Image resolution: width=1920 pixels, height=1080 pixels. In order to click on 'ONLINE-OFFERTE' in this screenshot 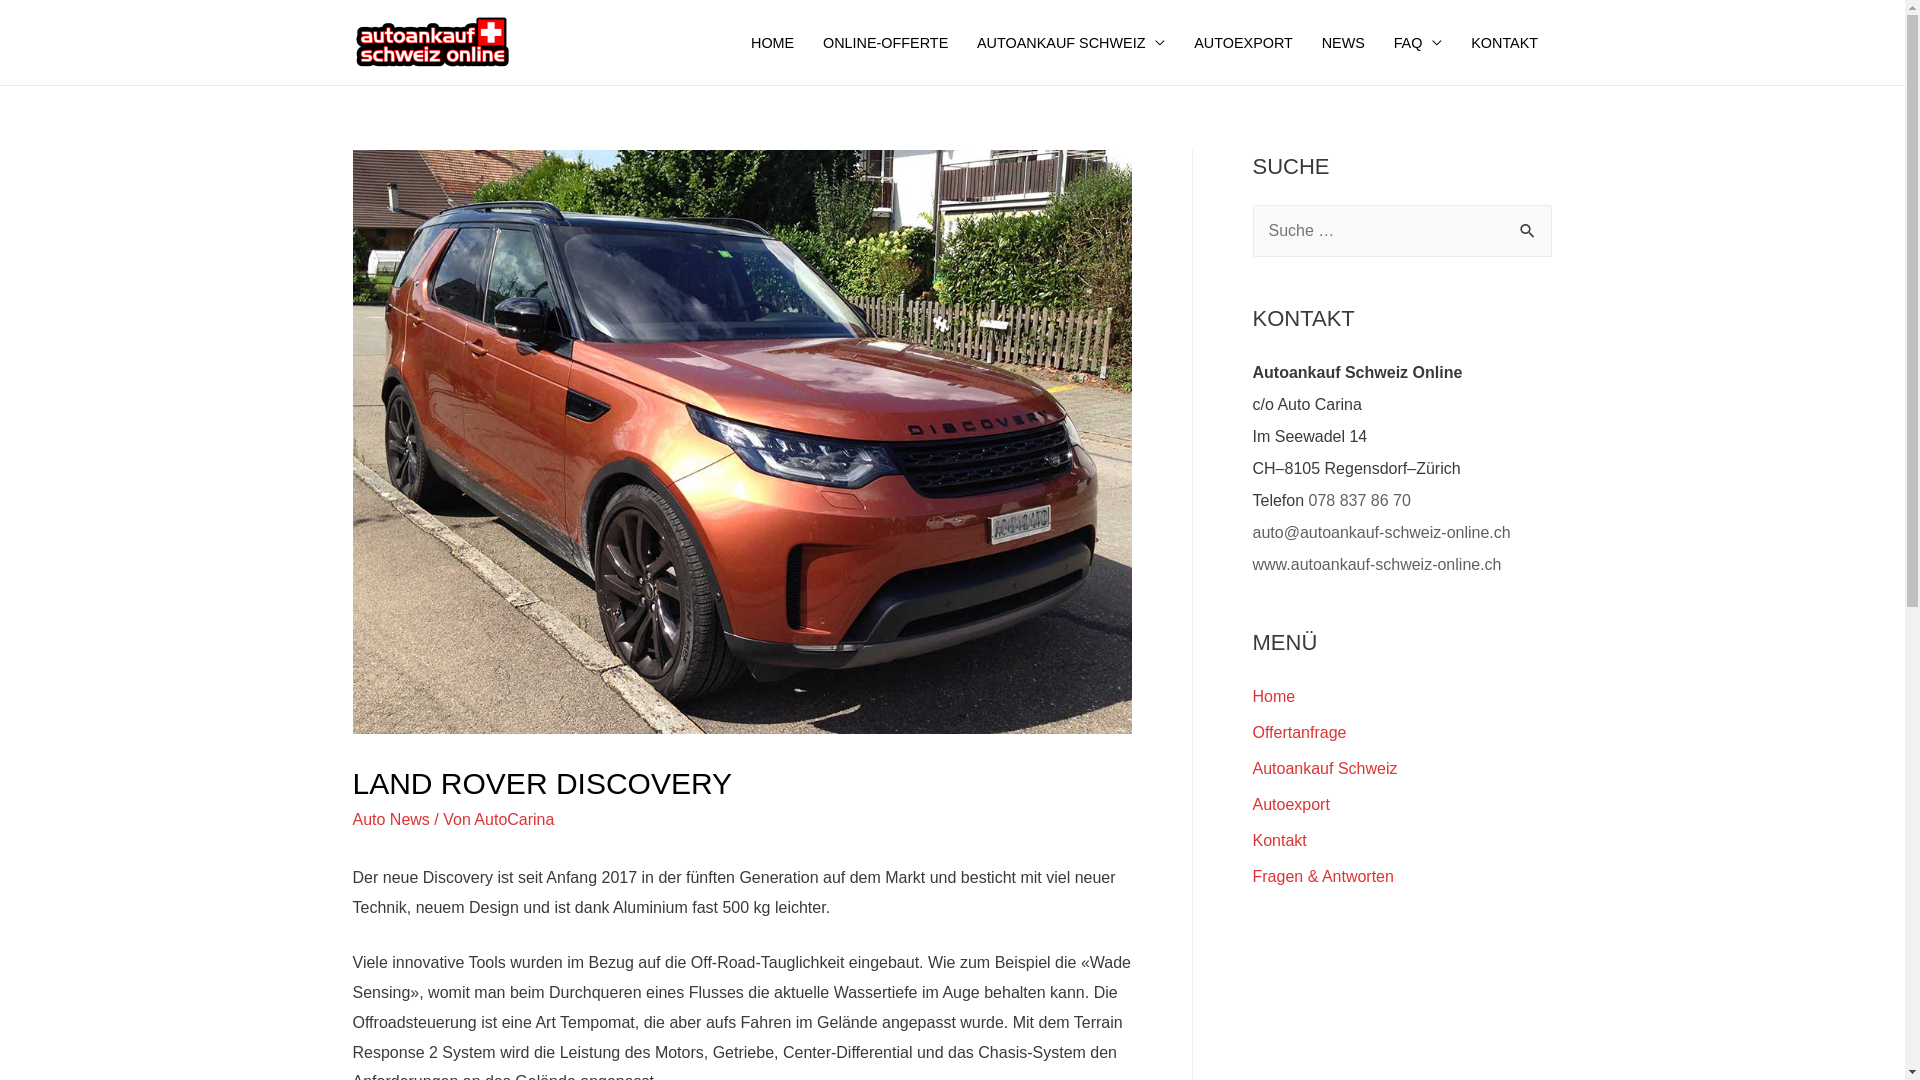, I will do `click(885, 42)`.